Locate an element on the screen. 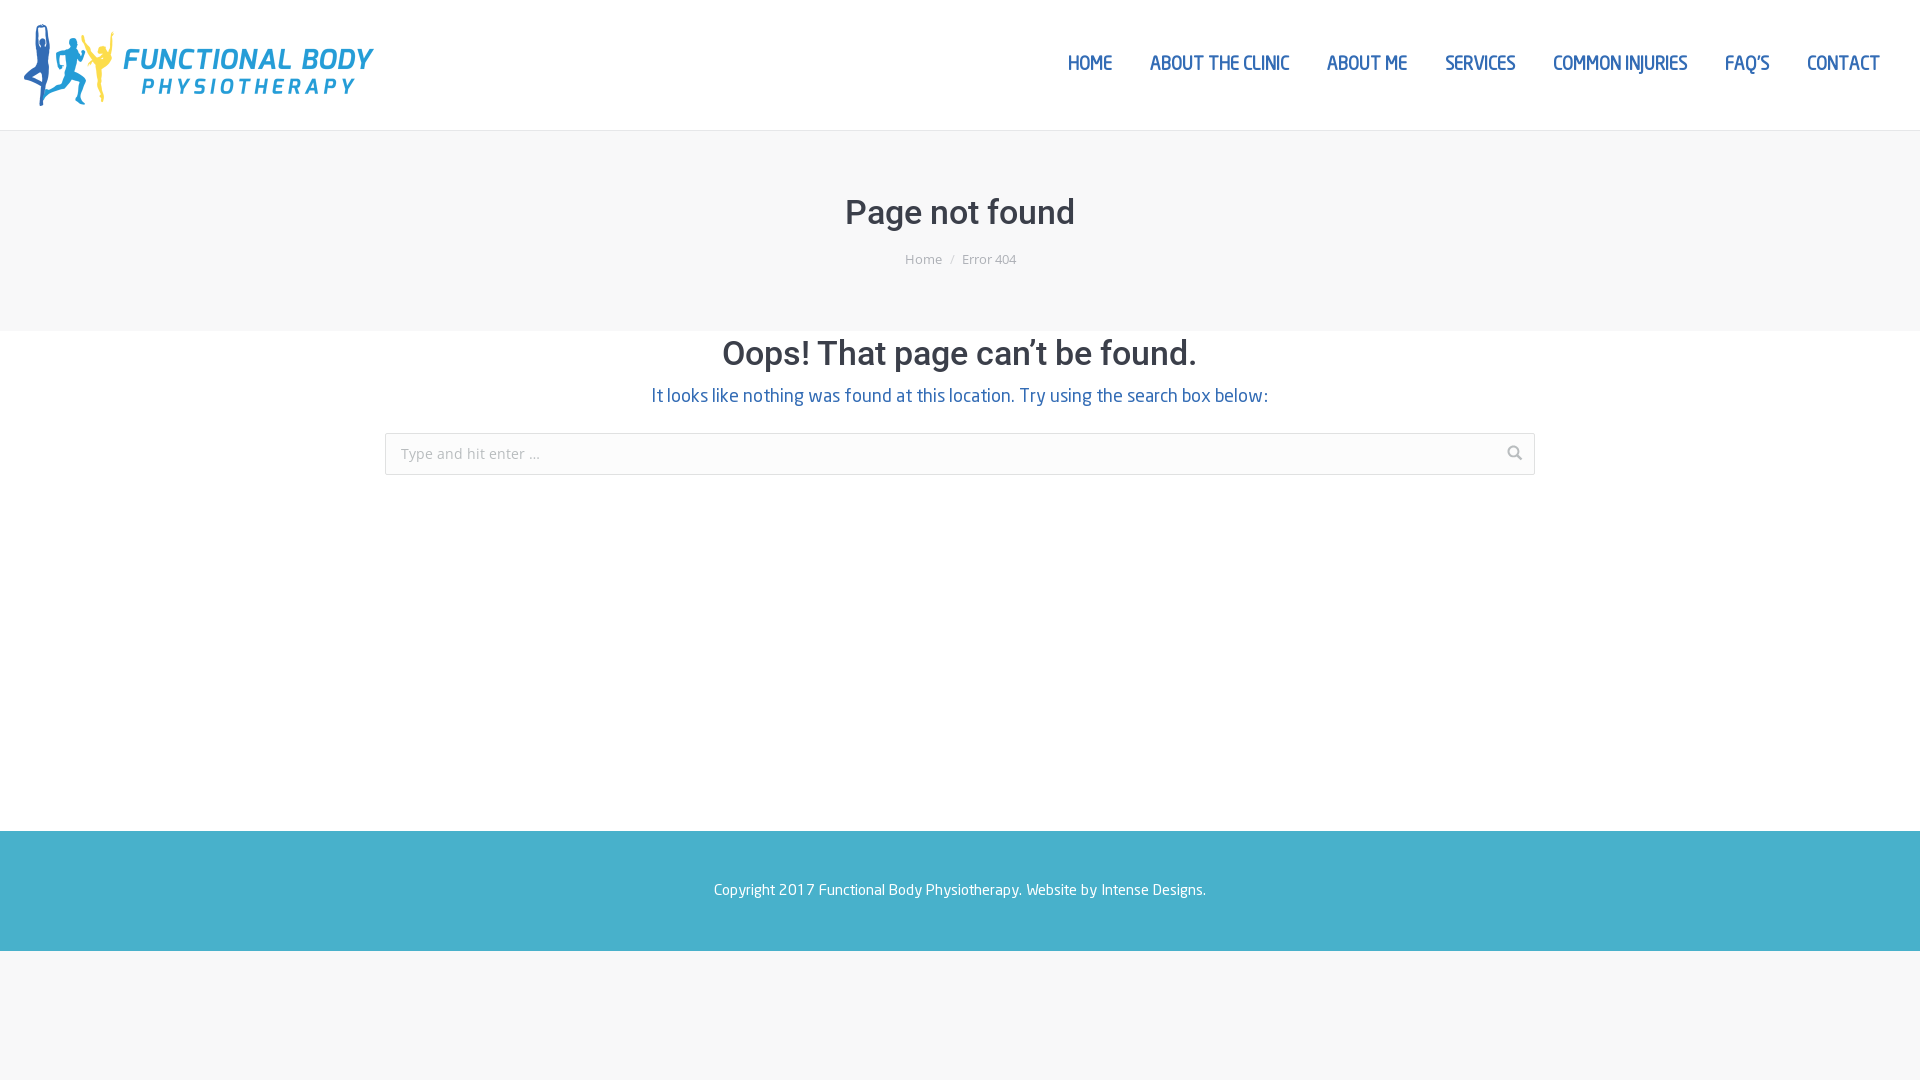 This screenshot has width=1920, height=1080. 'Home' is located at coordinates (921, 257).